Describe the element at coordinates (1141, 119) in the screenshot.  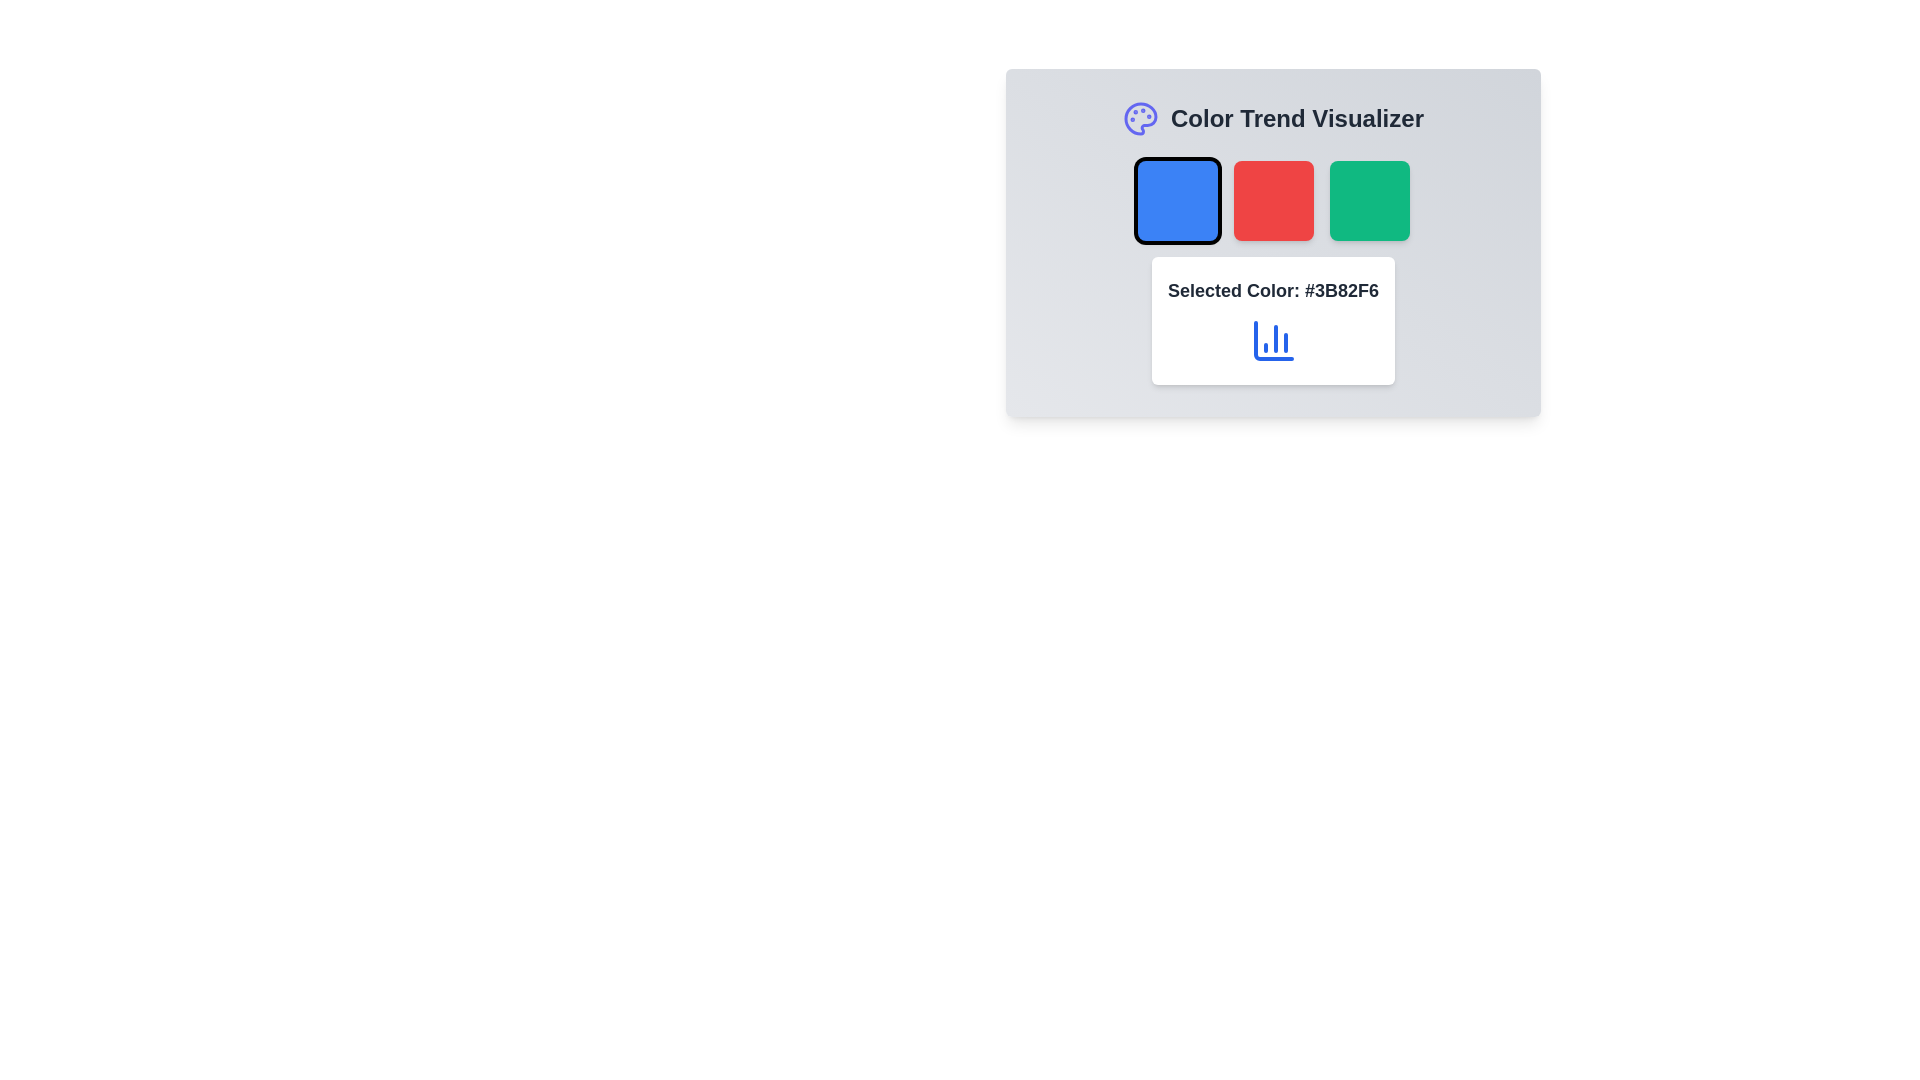
I see `the palette icon located at the top-left corner of the card, which features circular shapes and paint blobs, adjacent to the title 'Color Trend Visualizer'` at that location.